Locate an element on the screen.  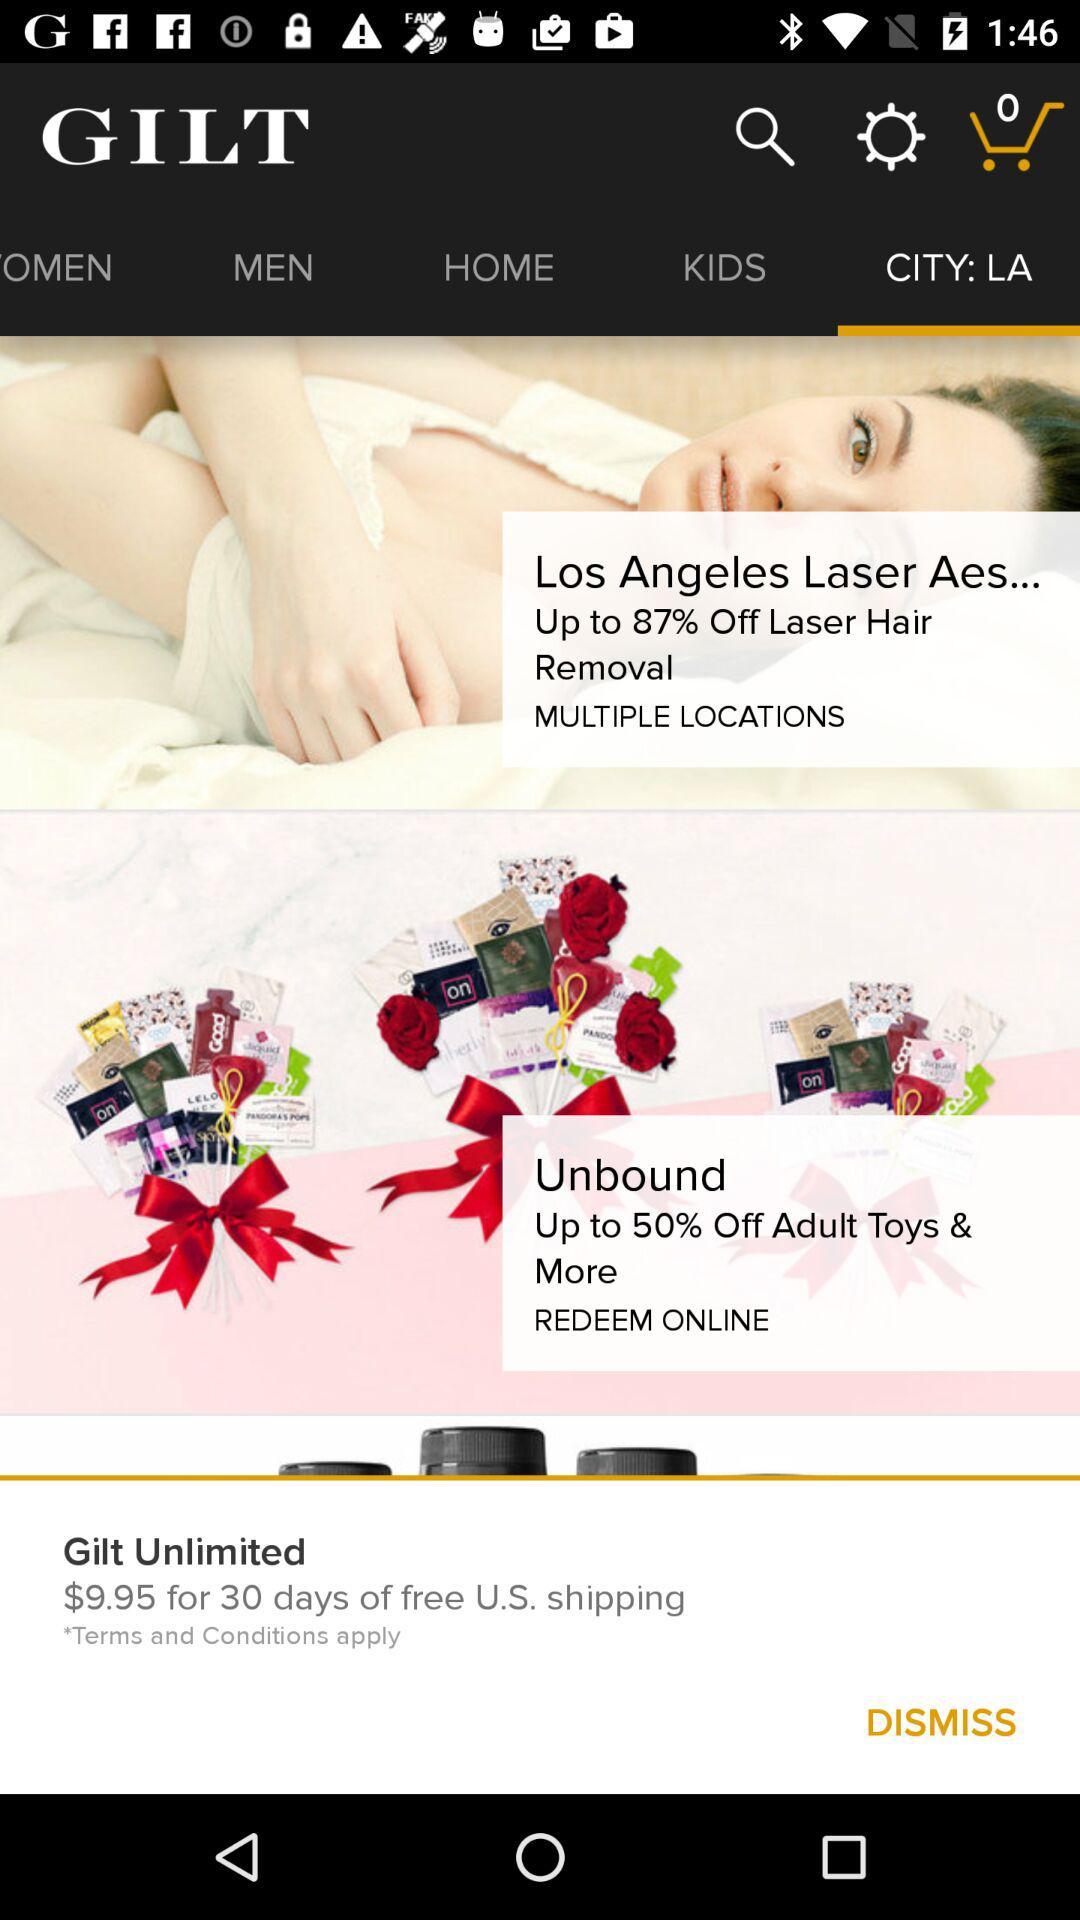
item below the terms and conditions is located at coordinates (941, 1721).